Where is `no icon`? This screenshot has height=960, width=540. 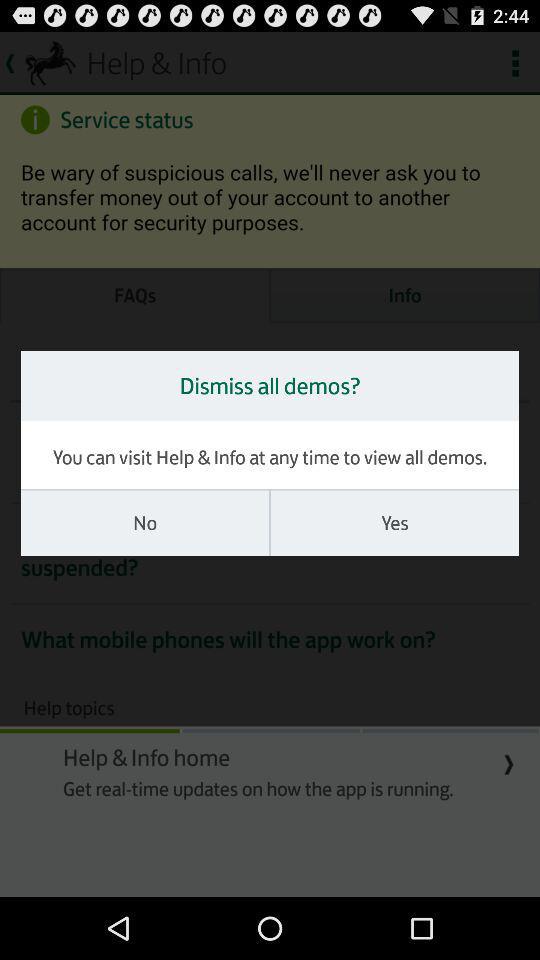
no icon is located at coordinates (144, 522).